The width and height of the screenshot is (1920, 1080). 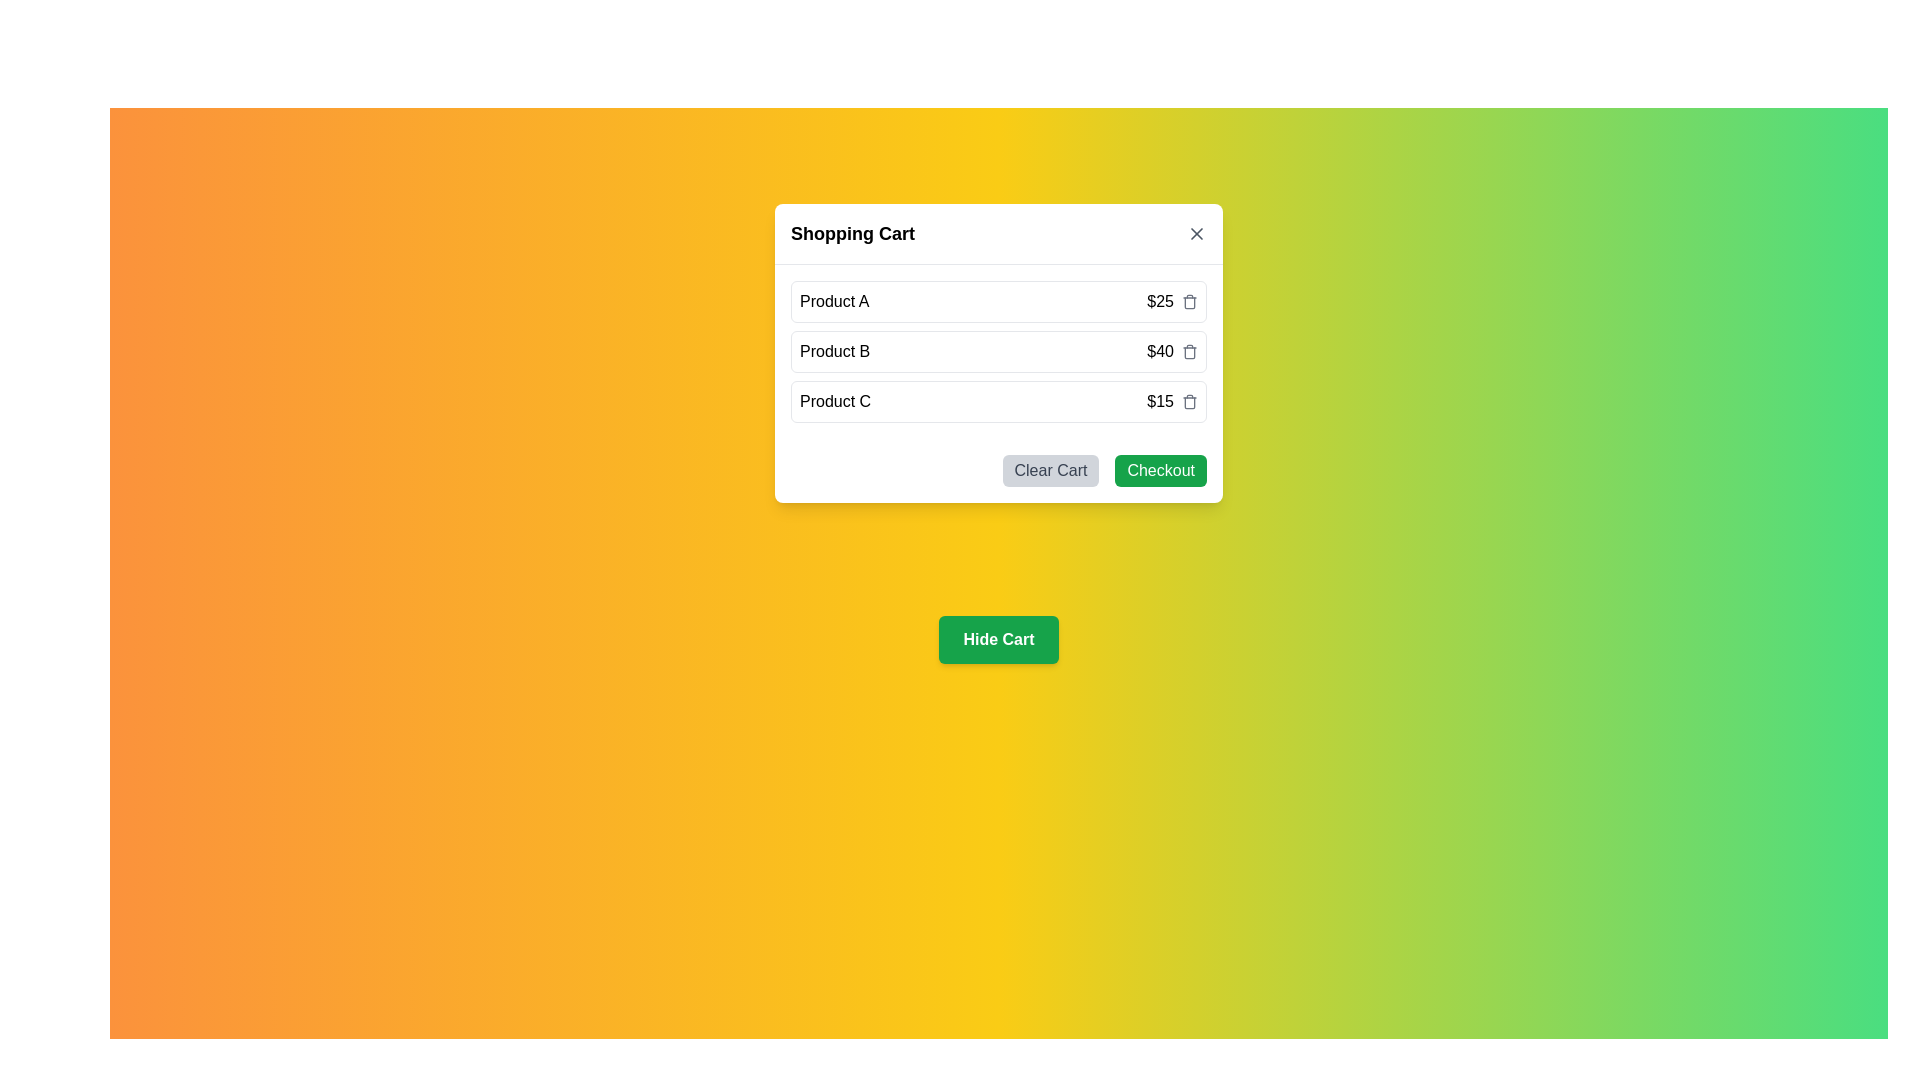 What do you see at coordinates (1161, 470) in the screenshot?
I see `the 'Checkout' button located at the bottom-right corner of the shopping cart modal to proceed to checkout` at bounding box center [1161, 470].